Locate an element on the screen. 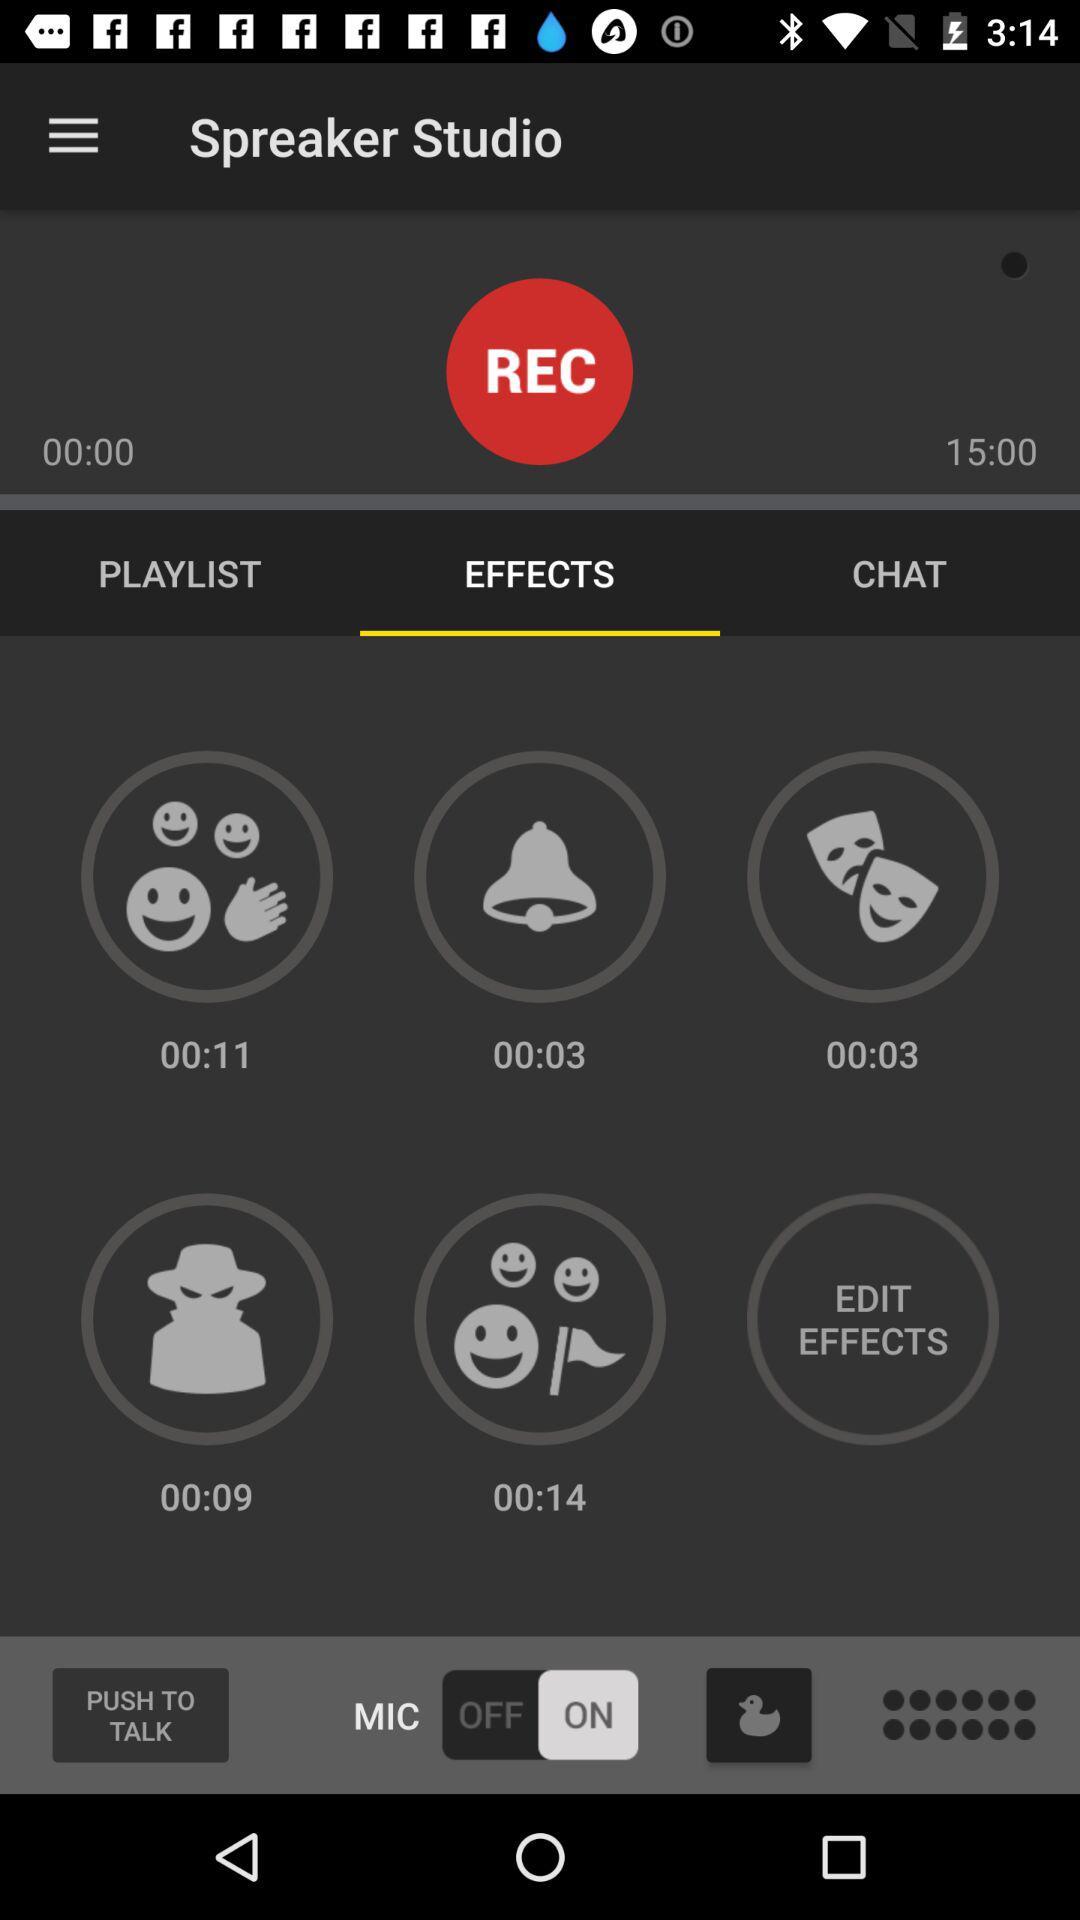  sound effect is located at coordinates (540, 876).